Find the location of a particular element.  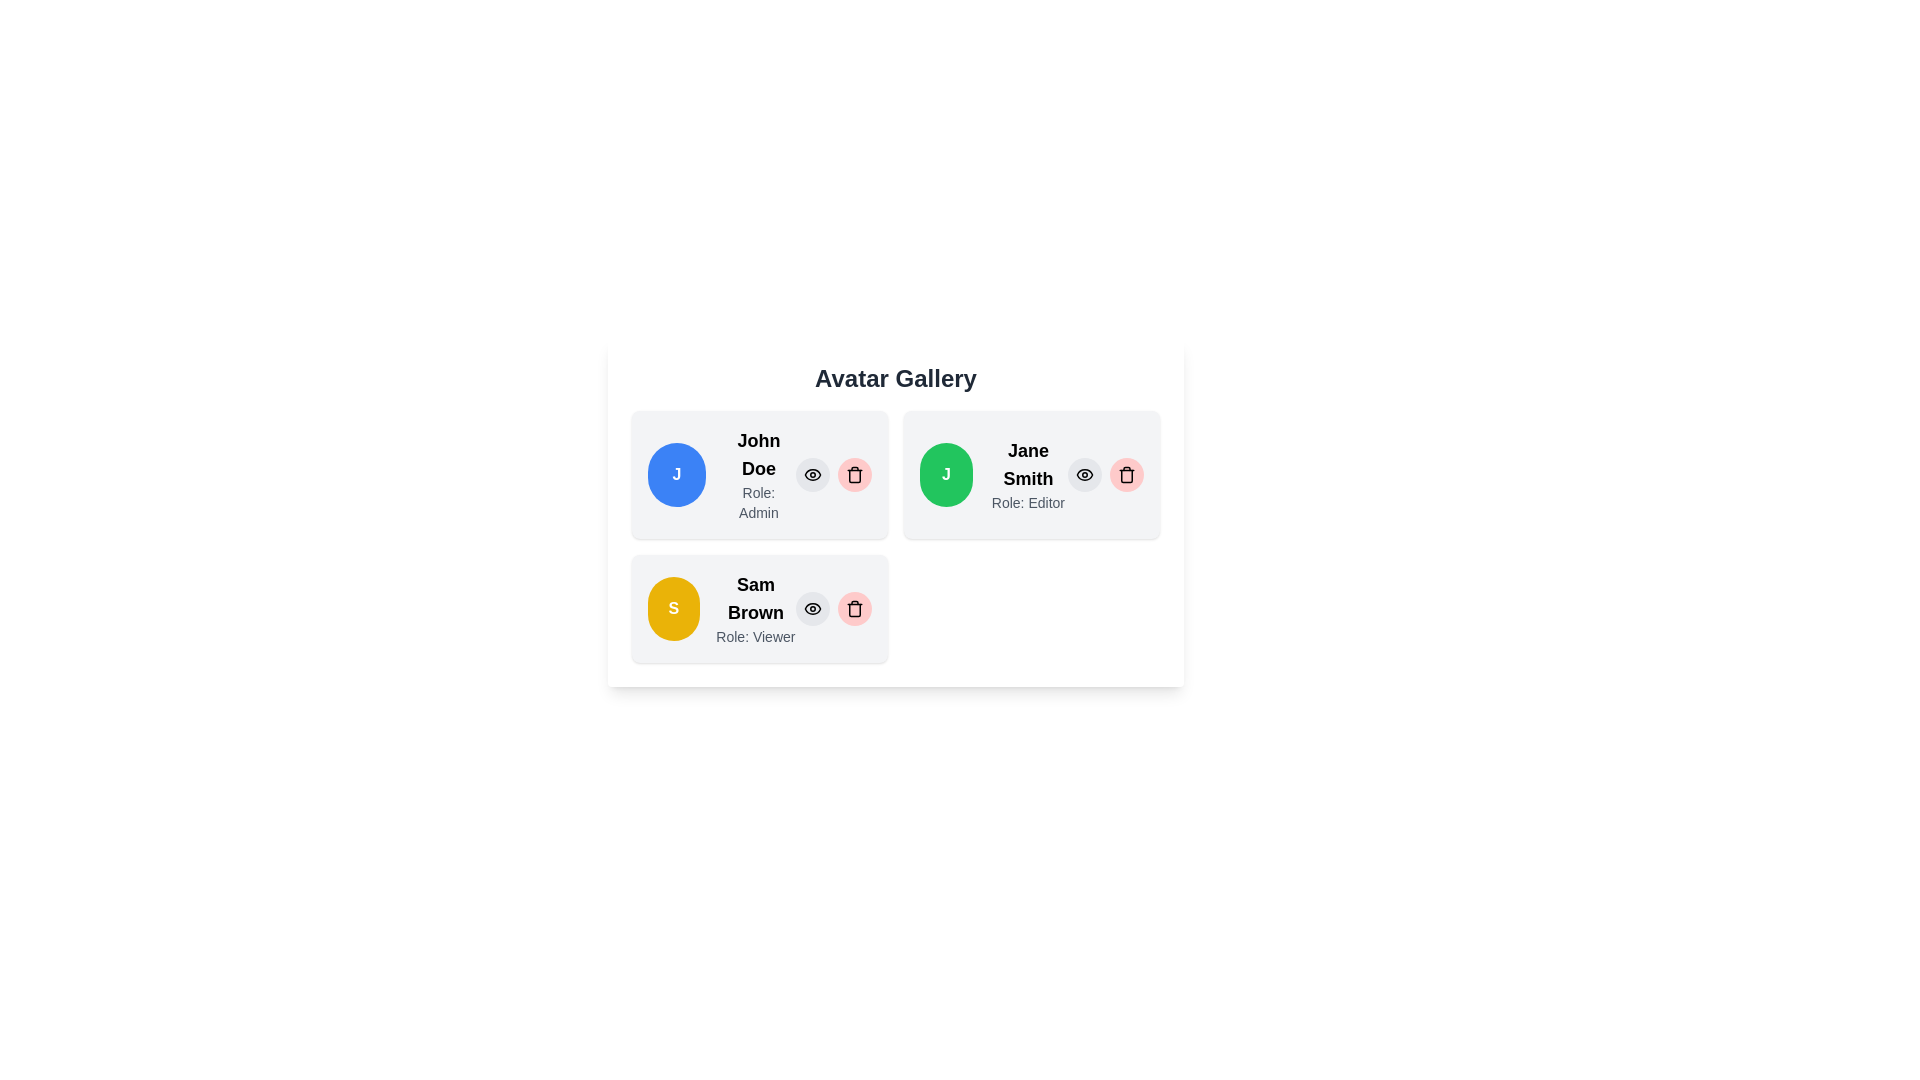

user information text block displaying 'Jane Smith' as 'Editor' located in the right group of the second row under 'Avatar Gallery' is located at coordinates (1028, 474).